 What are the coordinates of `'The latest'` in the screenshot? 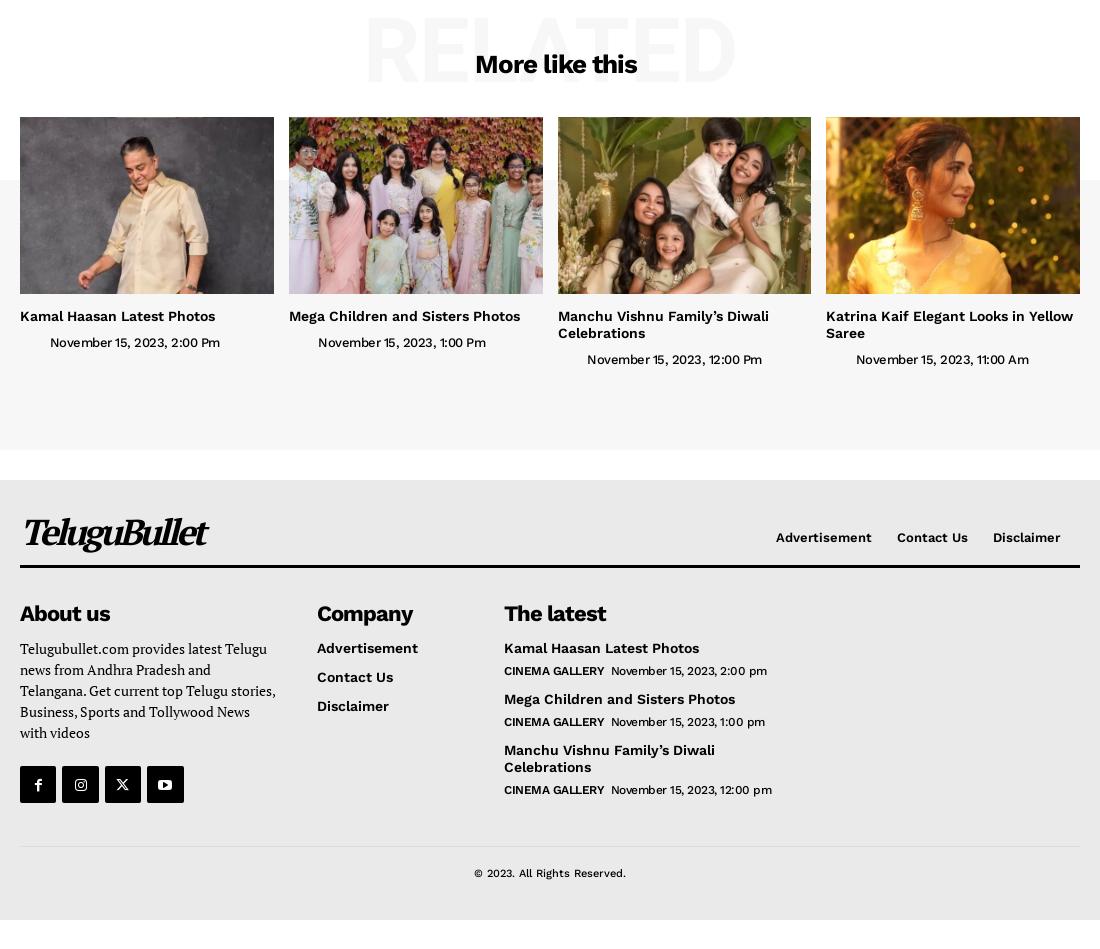 It's located at (553, 612).